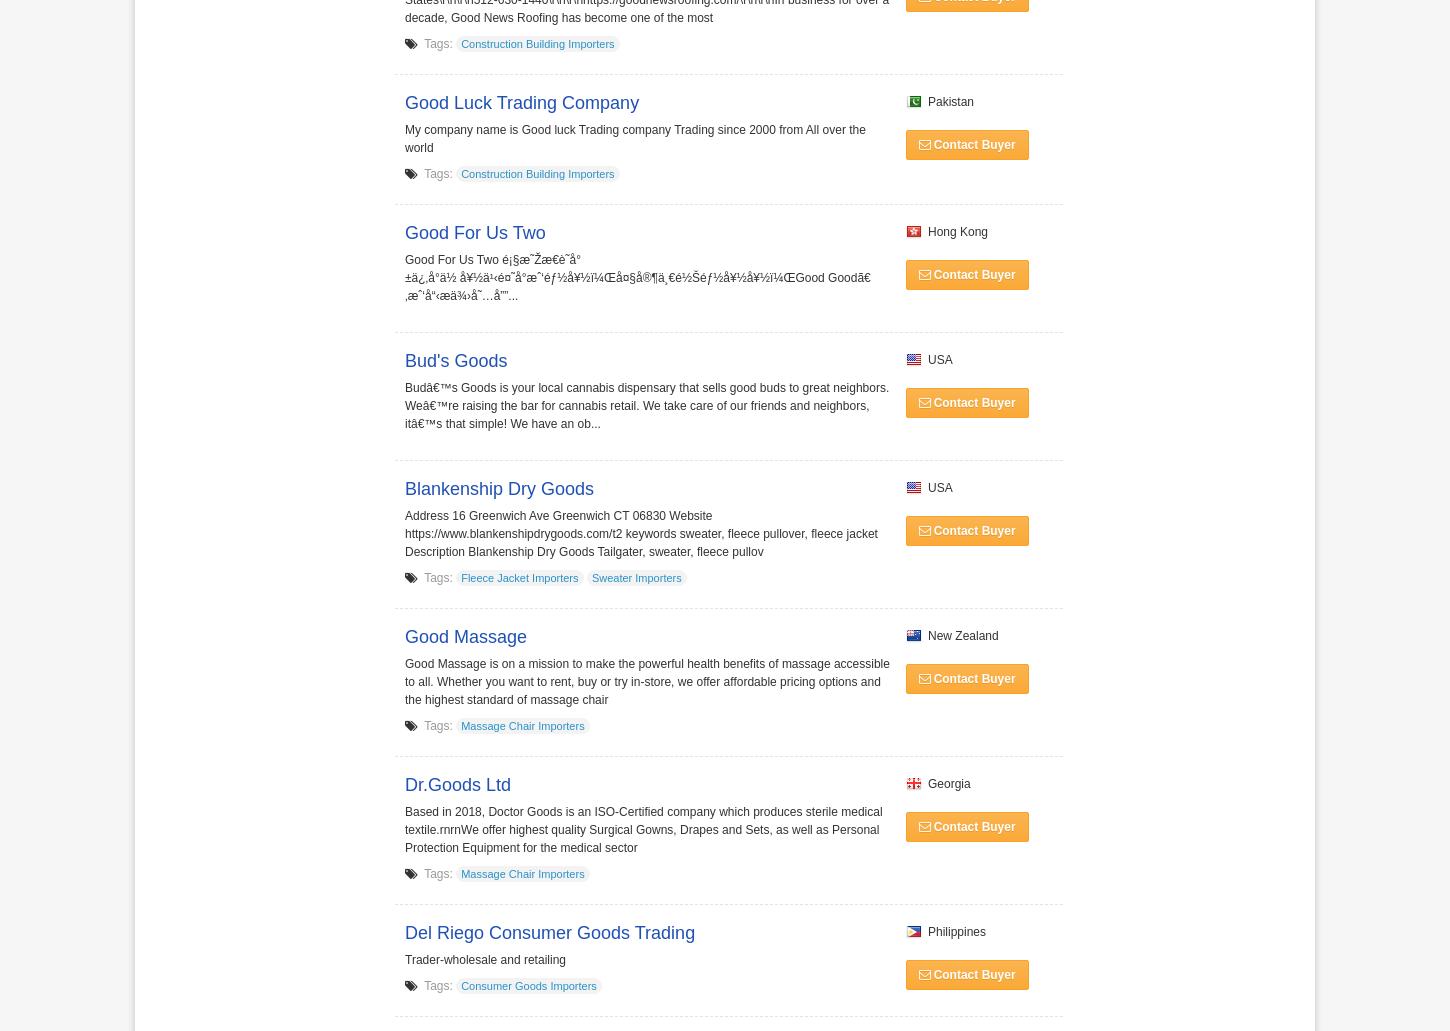 Image resolution: width=1450 pixels, height=1031 pixels. What do you see at coordinates (945, 782) in the screenshot?
I see `'Georgia'` at bounding box center [945, 782].